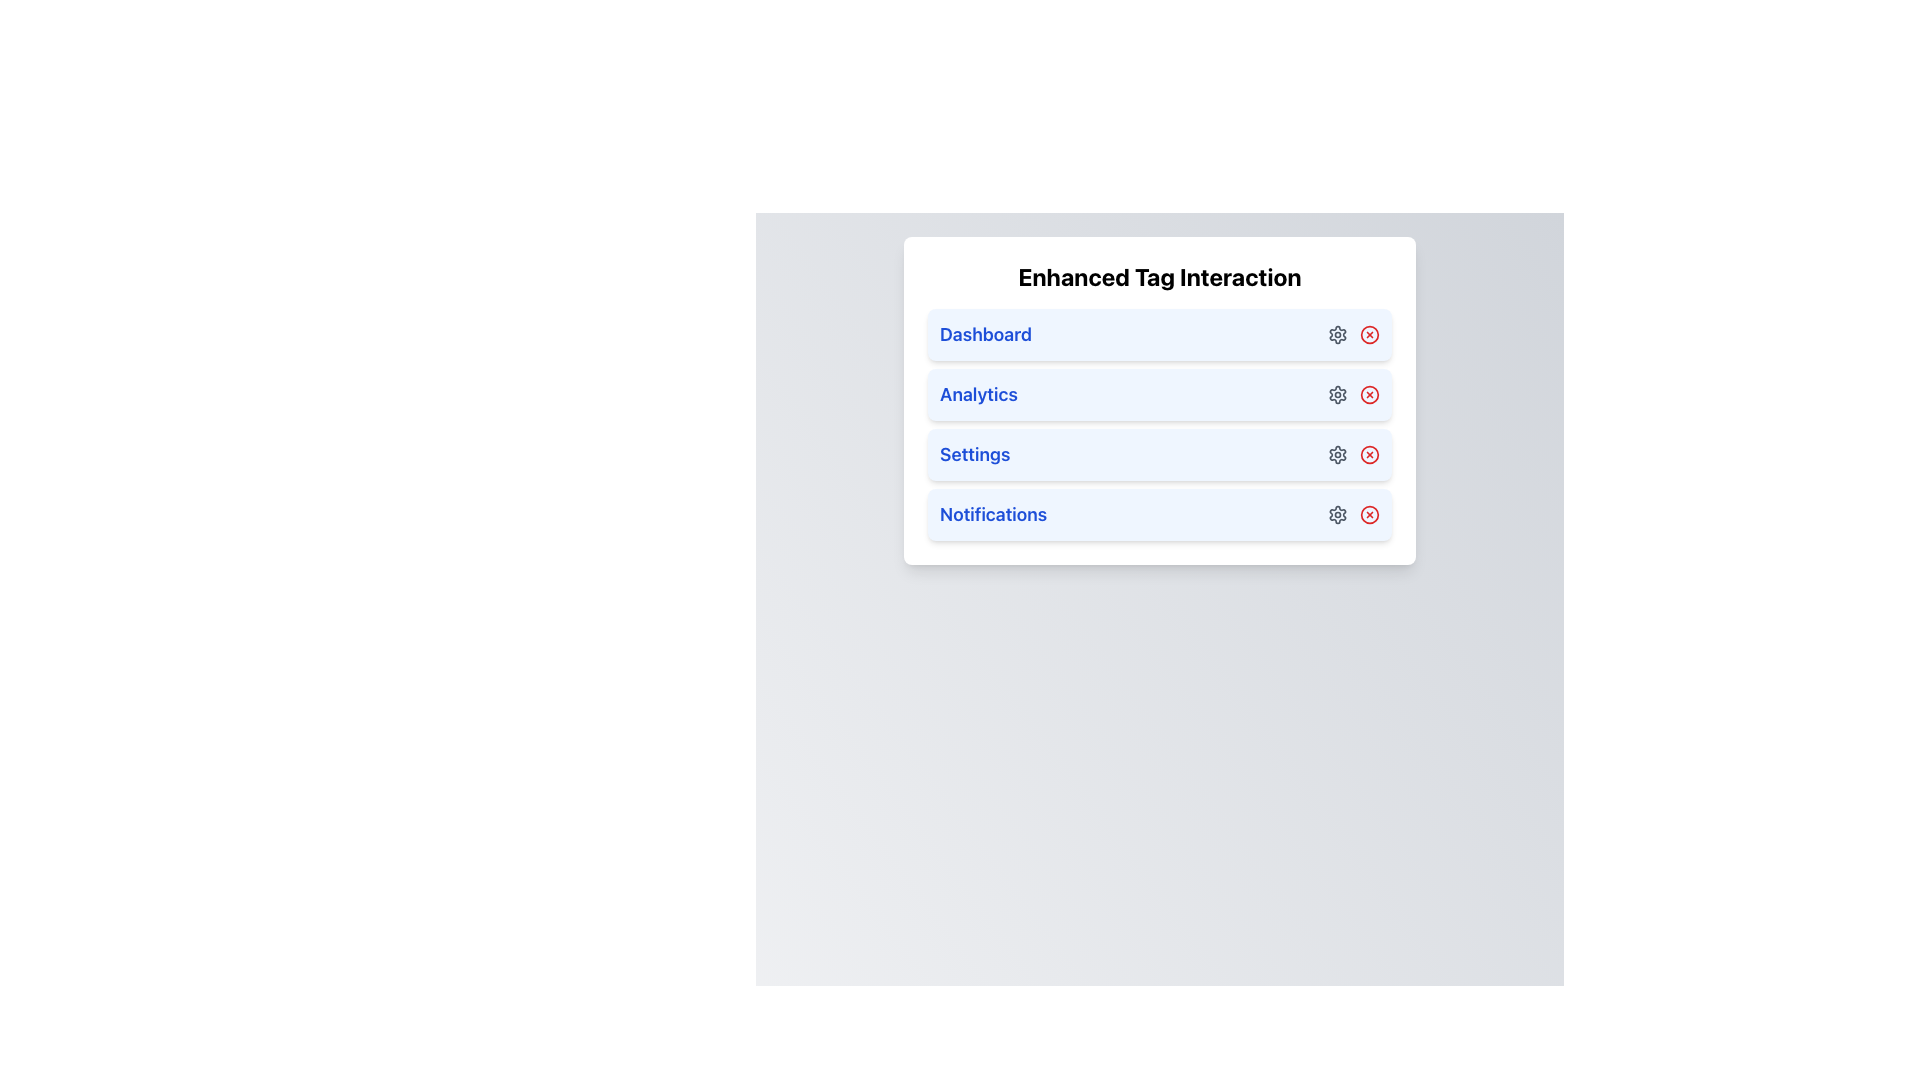 This screenshot has height=1080, width=1920. What do you see at coordinates (1338, 334) in the screenshot?
I see `the settings icon button, represented as a circular gear with a hollow center, located within the first row under the 'Enhanced Tag Interaction' panel, aligned to the right side of the 'Dashboard' label` at bounding box center [1338, 334].